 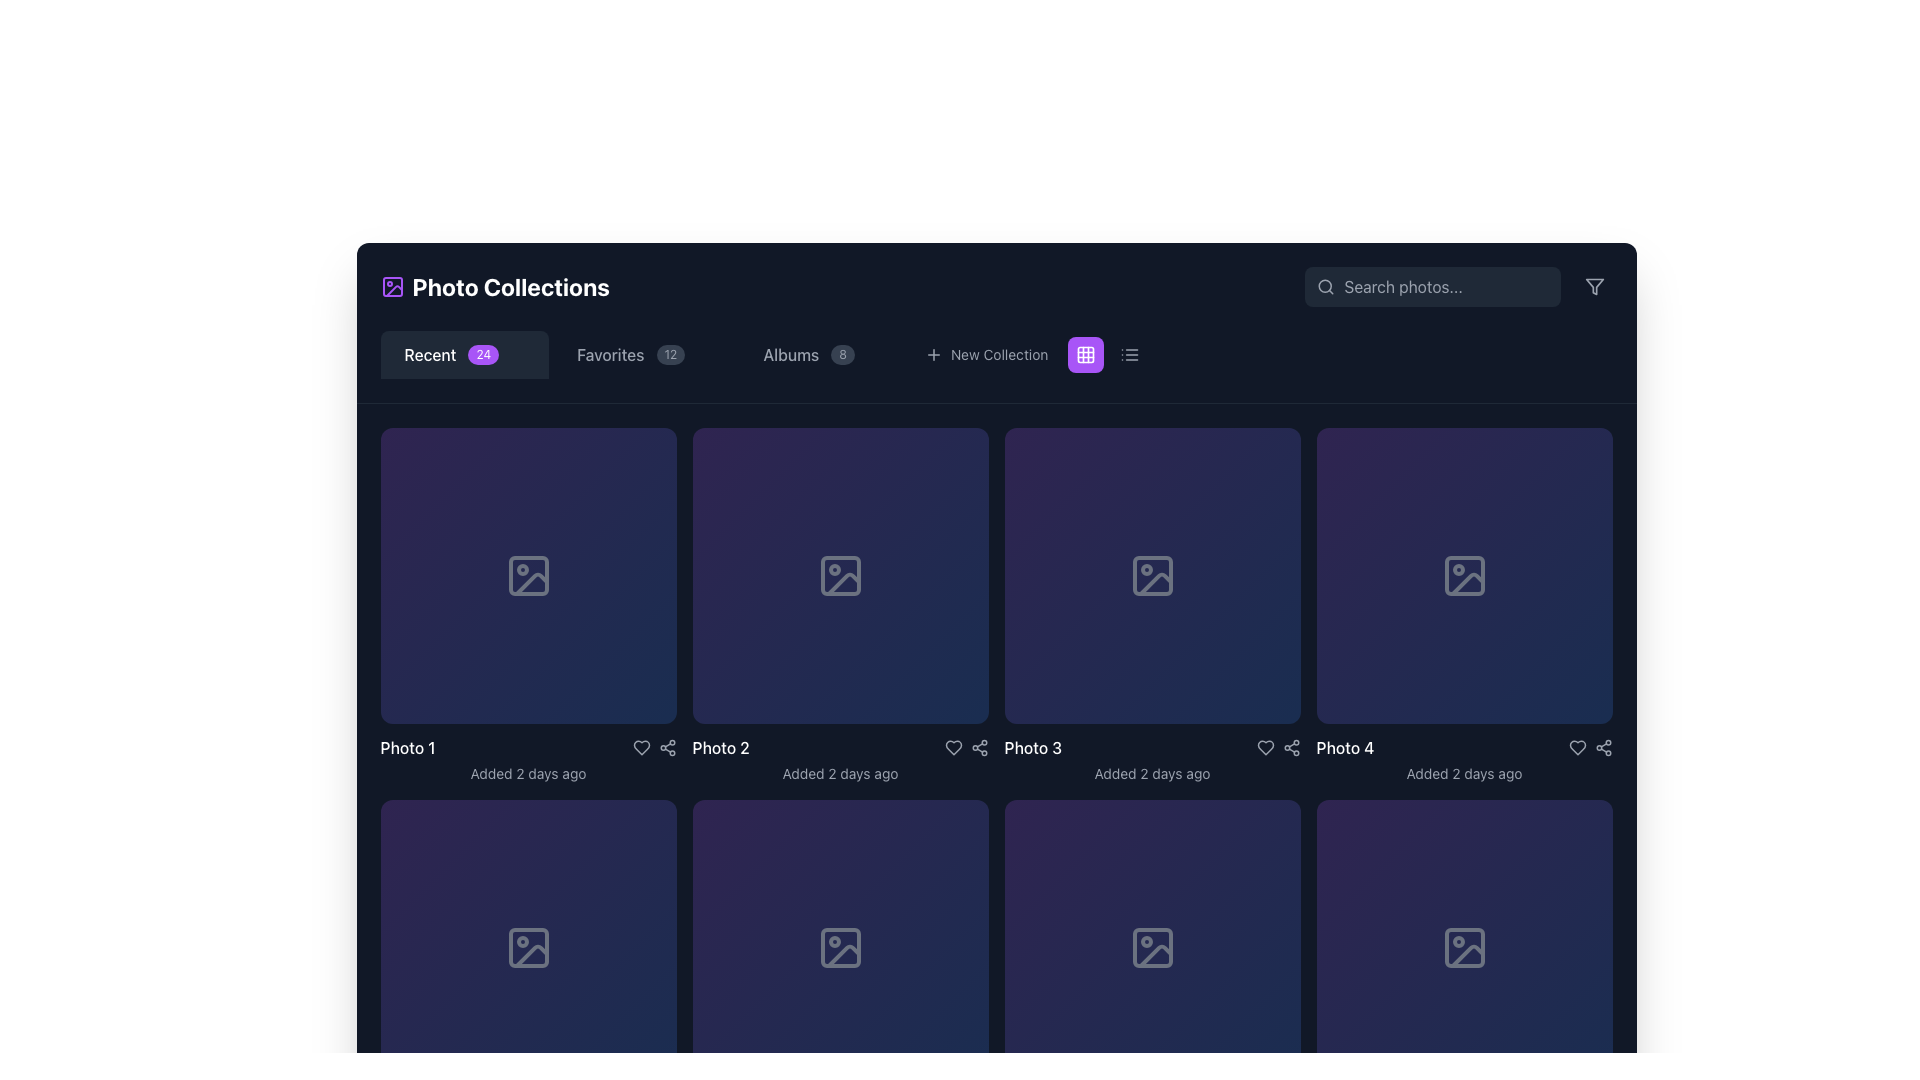 I want to click on the favorite button in the 'Photo 2' card to observe the color change indicating the filled/unfilled state, so click(x=641, y=748).